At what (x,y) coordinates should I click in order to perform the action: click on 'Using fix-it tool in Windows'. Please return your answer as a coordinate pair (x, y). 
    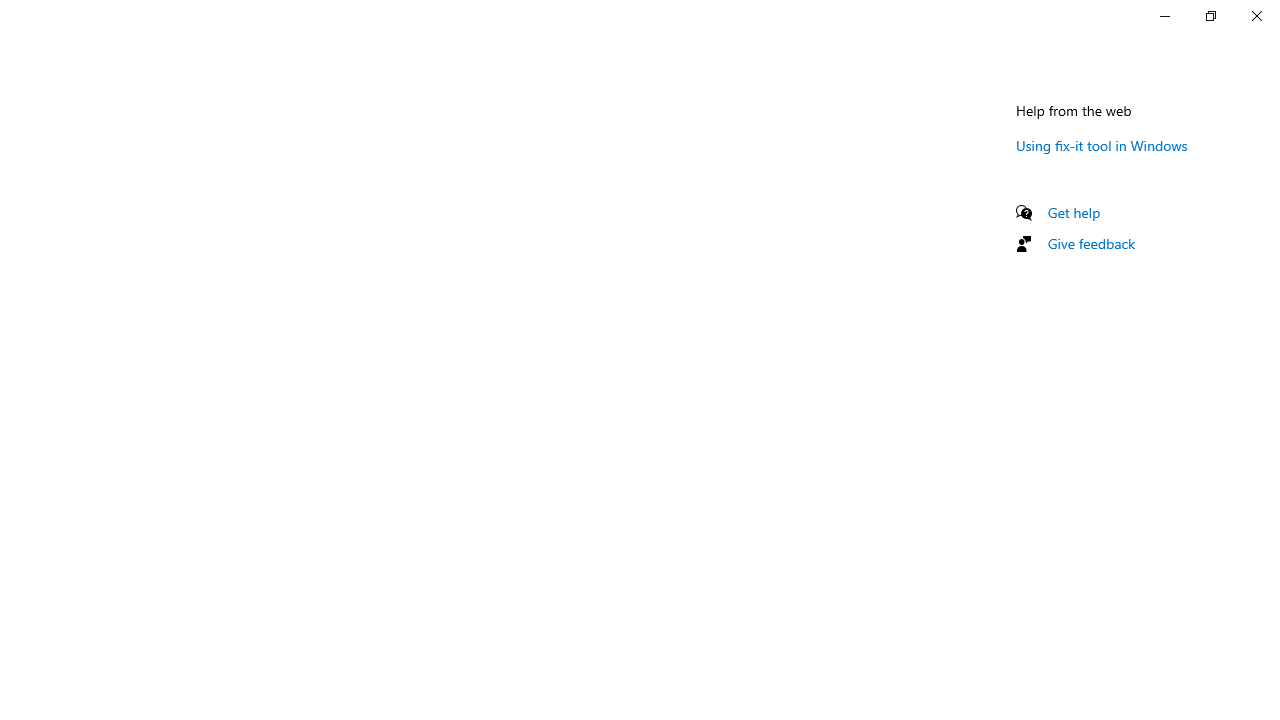
    Looking at the image, I should click on (1101, 144).